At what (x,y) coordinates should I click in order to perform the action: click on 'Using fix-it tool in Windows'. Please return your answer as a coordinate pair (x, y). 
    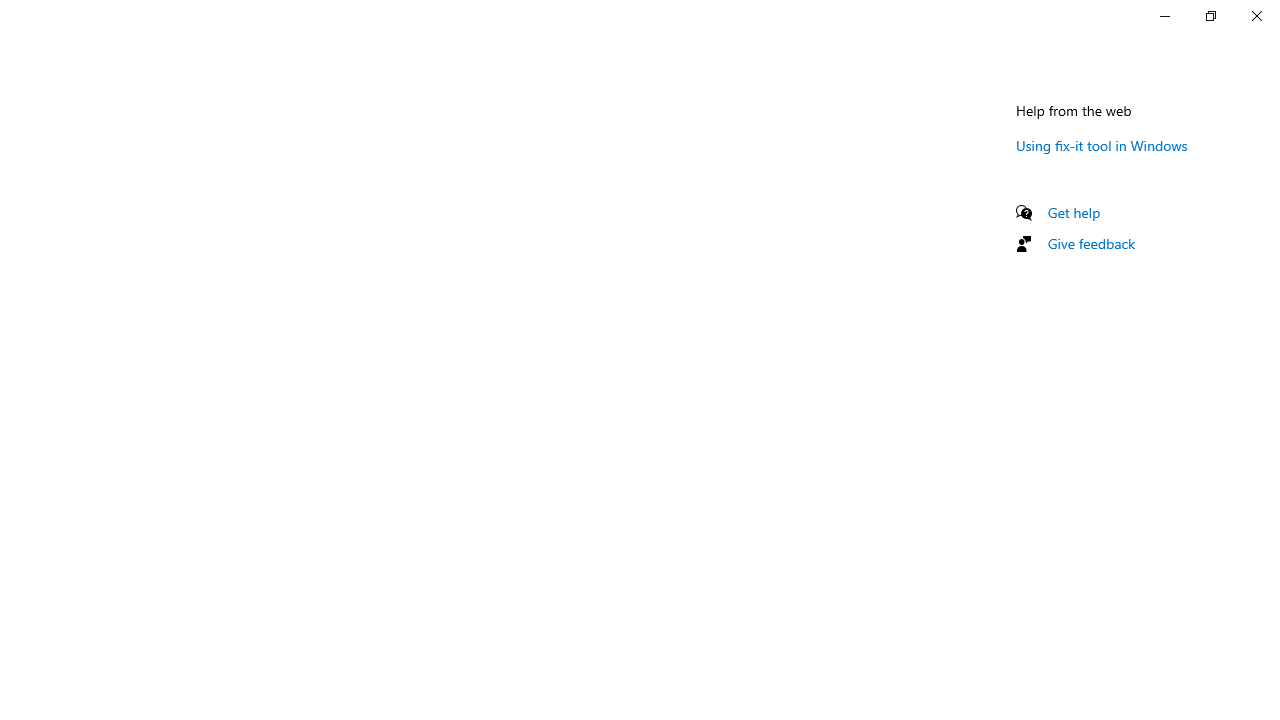
    Looking at the image, I should click on (1101, 144).